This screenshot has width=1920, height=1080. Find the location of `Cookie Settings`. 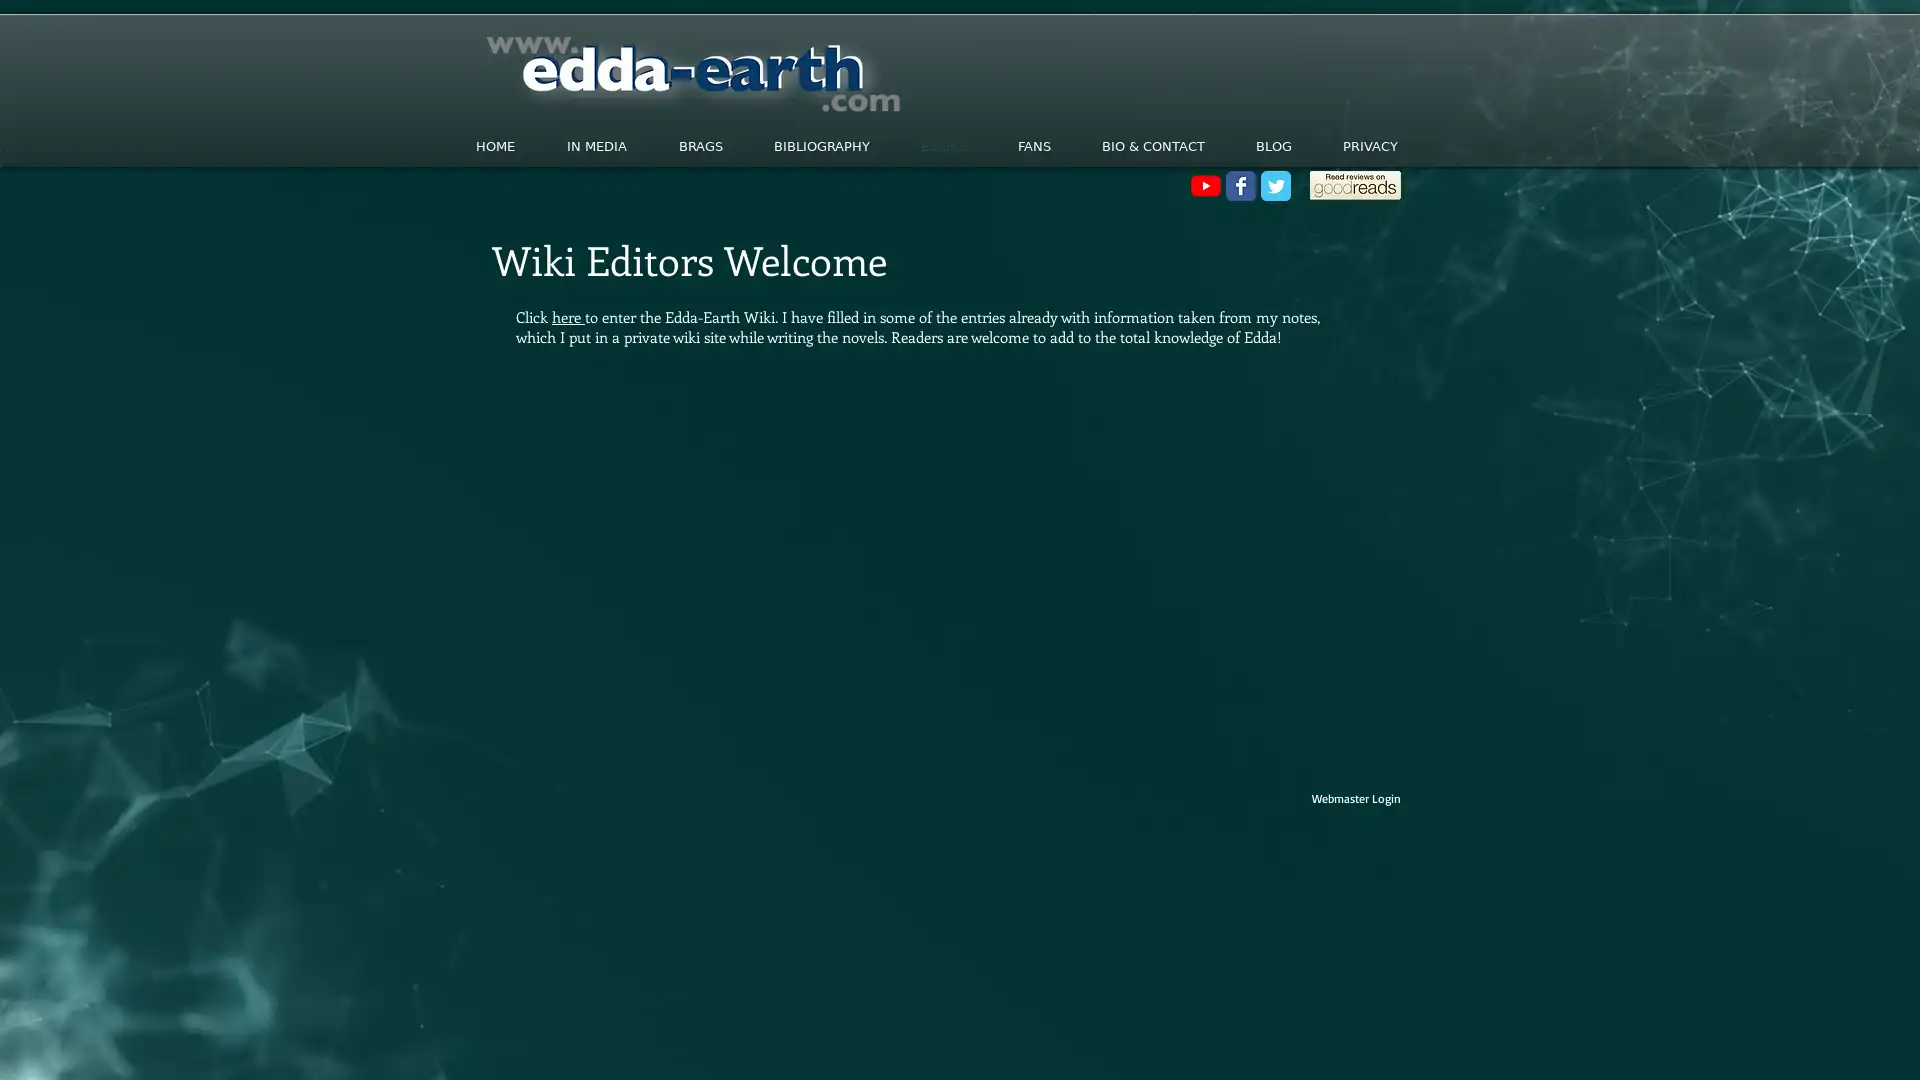

Cookie Settings is located at coordinates (1703, 1044).